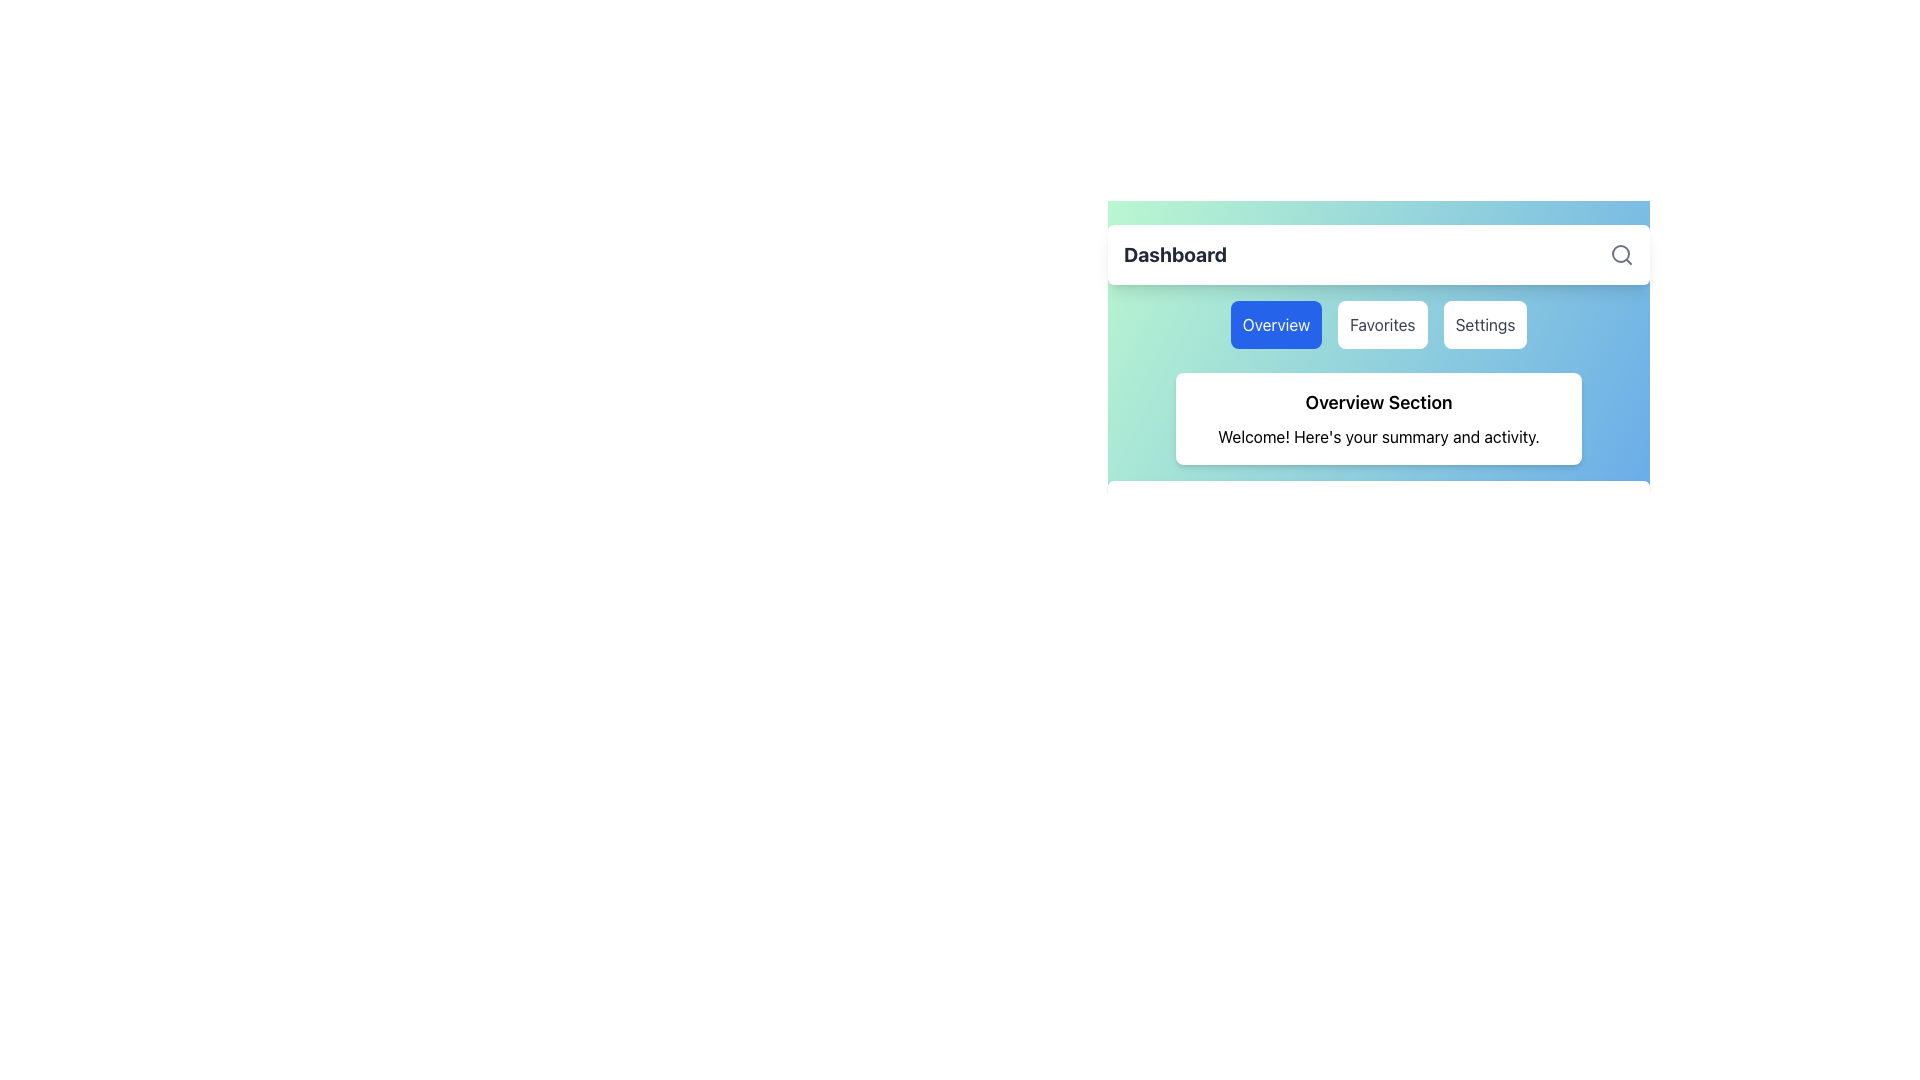 Image resolution: width=1920 pixels, height=1080 pixels. I want to click on the first button labeled 'Overview' in the horizontal button group with a blue background and white text, so click(1275, 323).